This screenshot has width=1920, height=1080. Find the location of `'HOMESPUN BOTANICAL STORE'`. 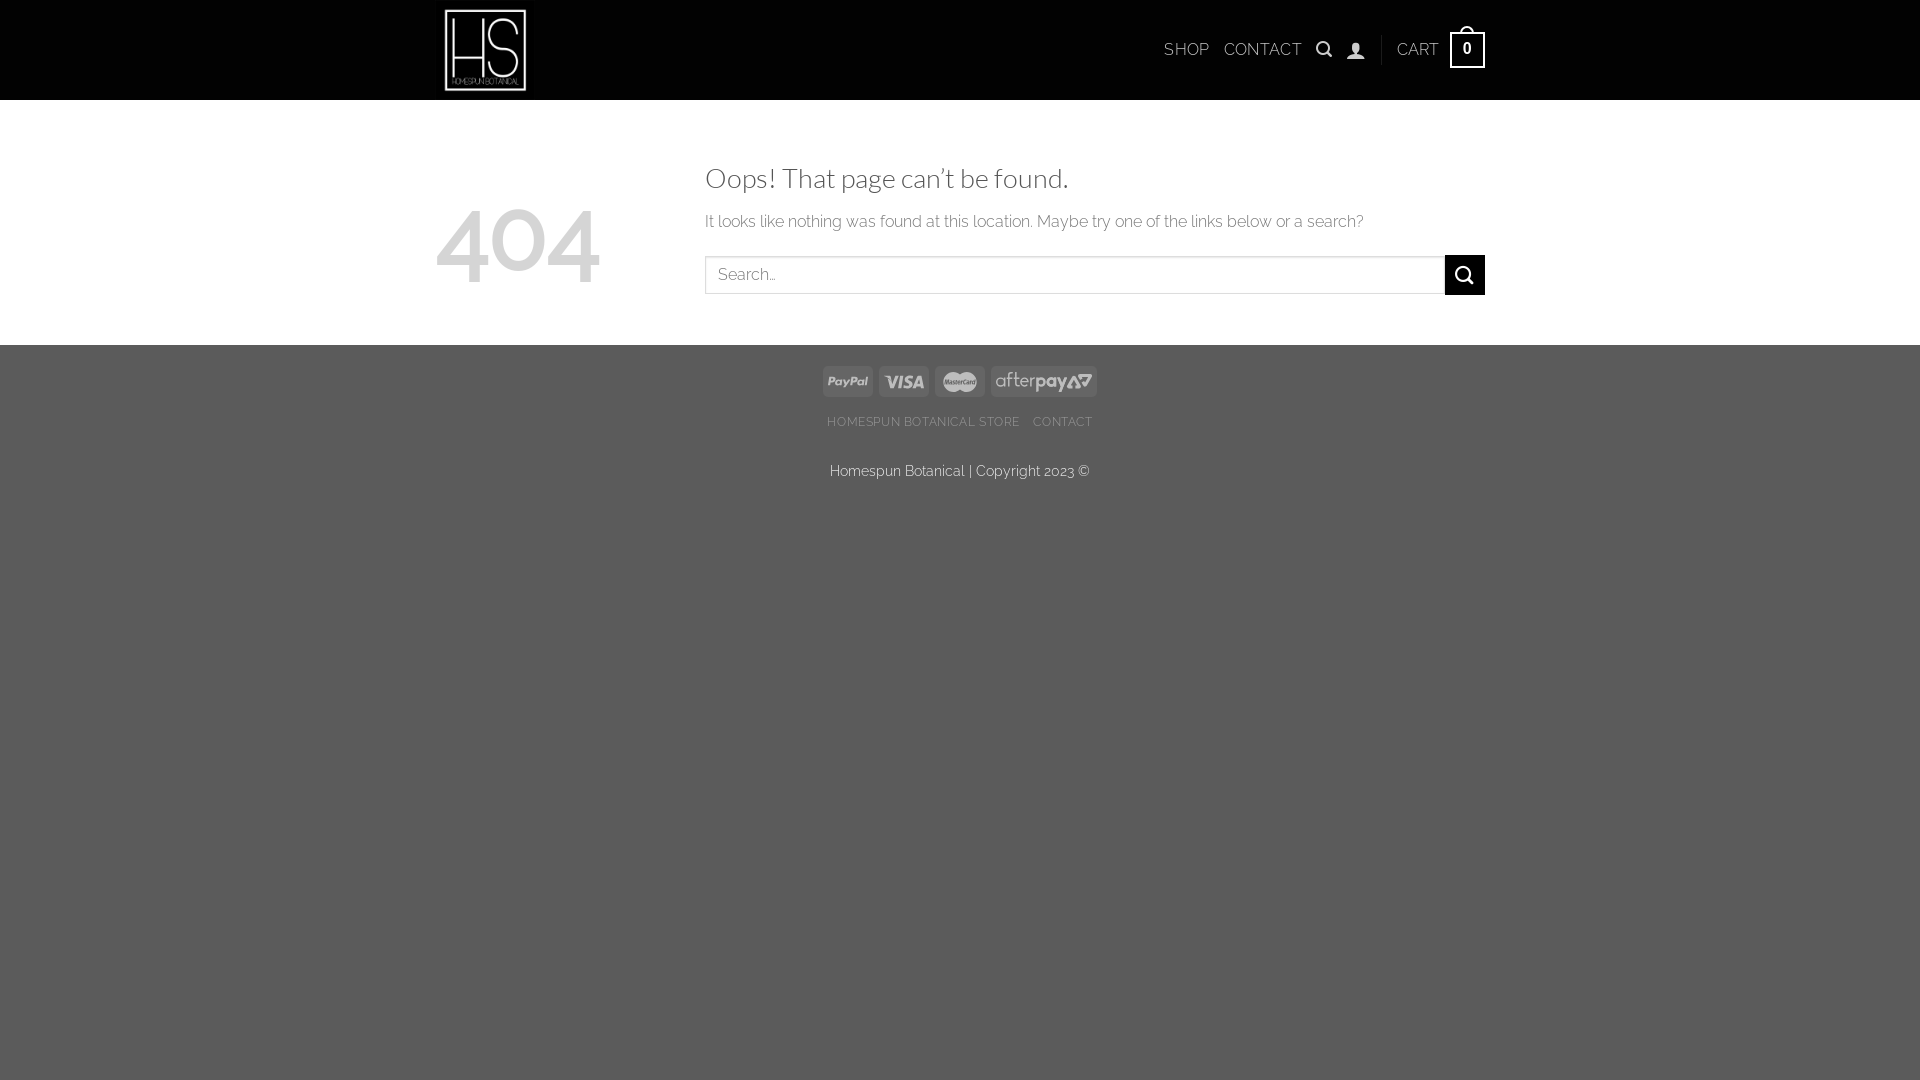

'HOMESPUN BOTANICAL STORE' is located at coordinates (922, 420).